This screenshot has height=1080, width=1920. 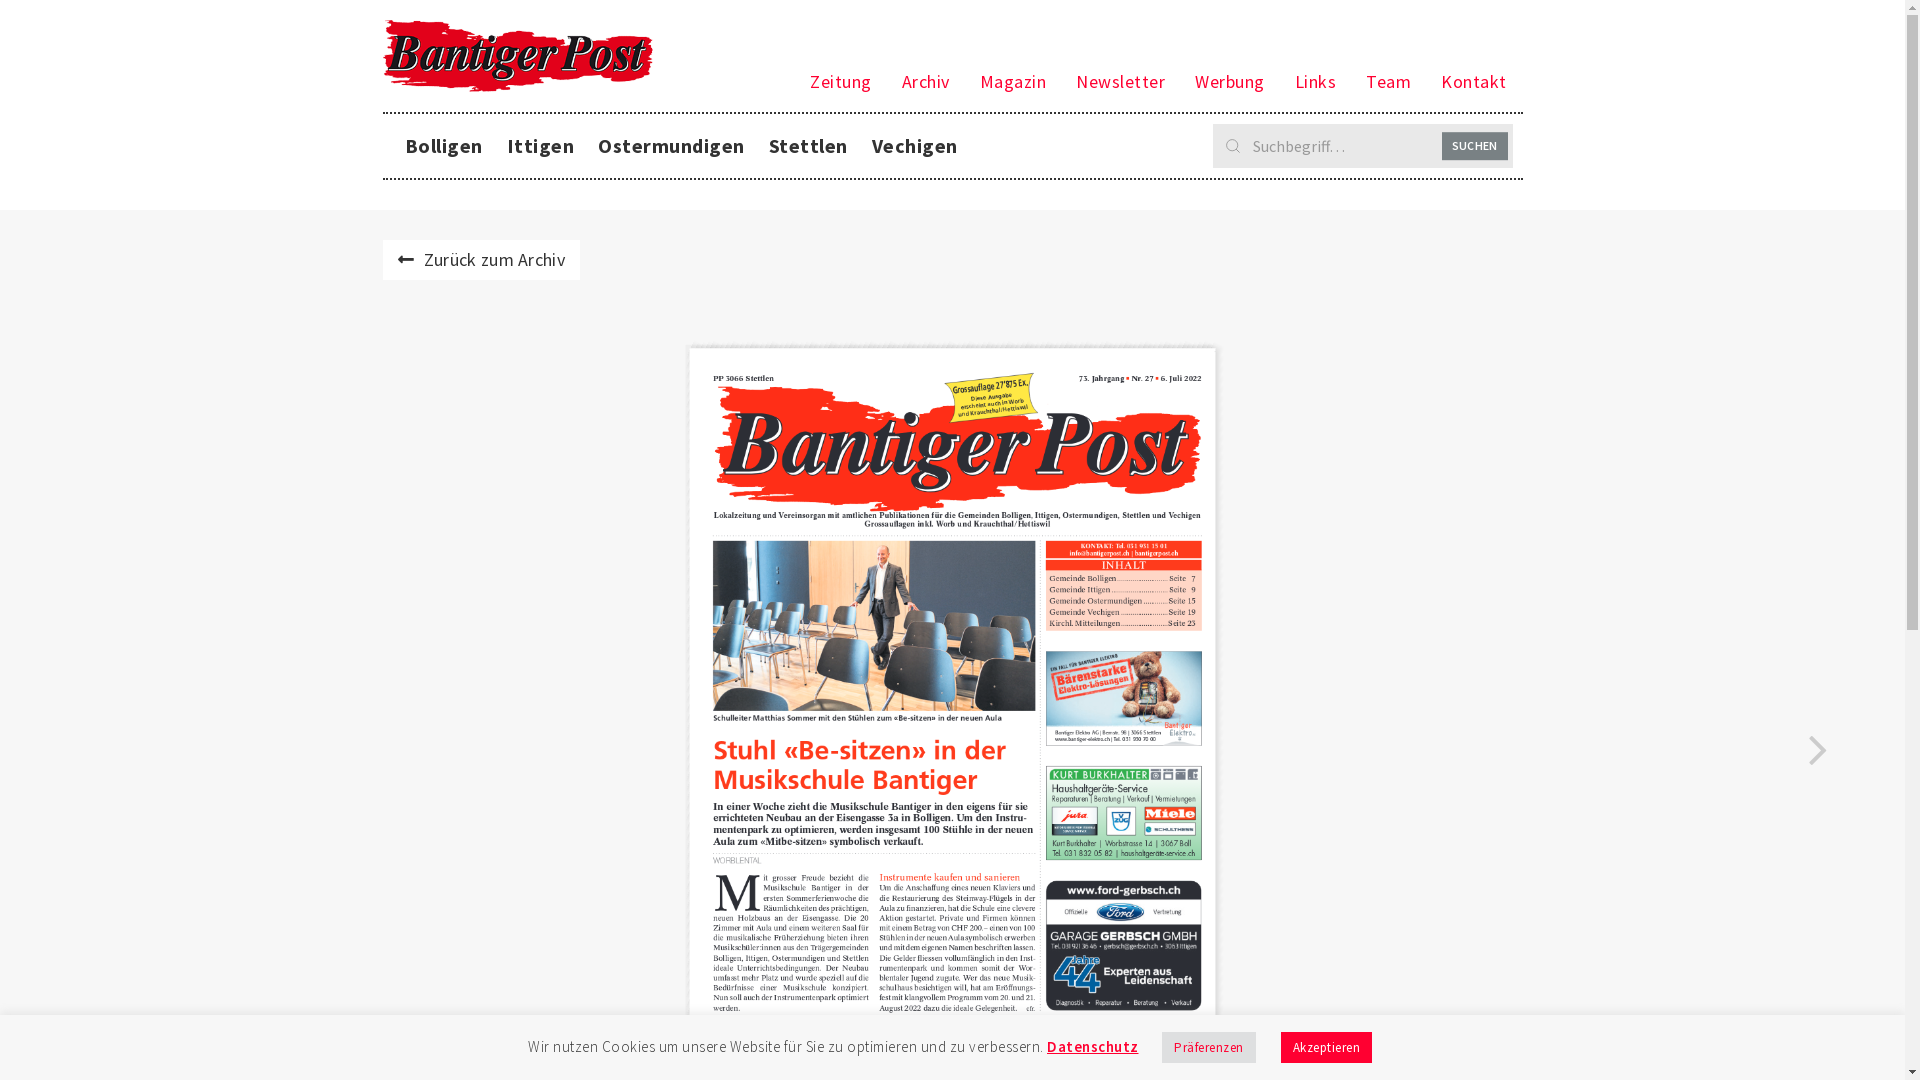 What do you see at coordinates (1424, 80) in the screenshot?
I see `'Kontakt'` at bounding box center [1424, 80].